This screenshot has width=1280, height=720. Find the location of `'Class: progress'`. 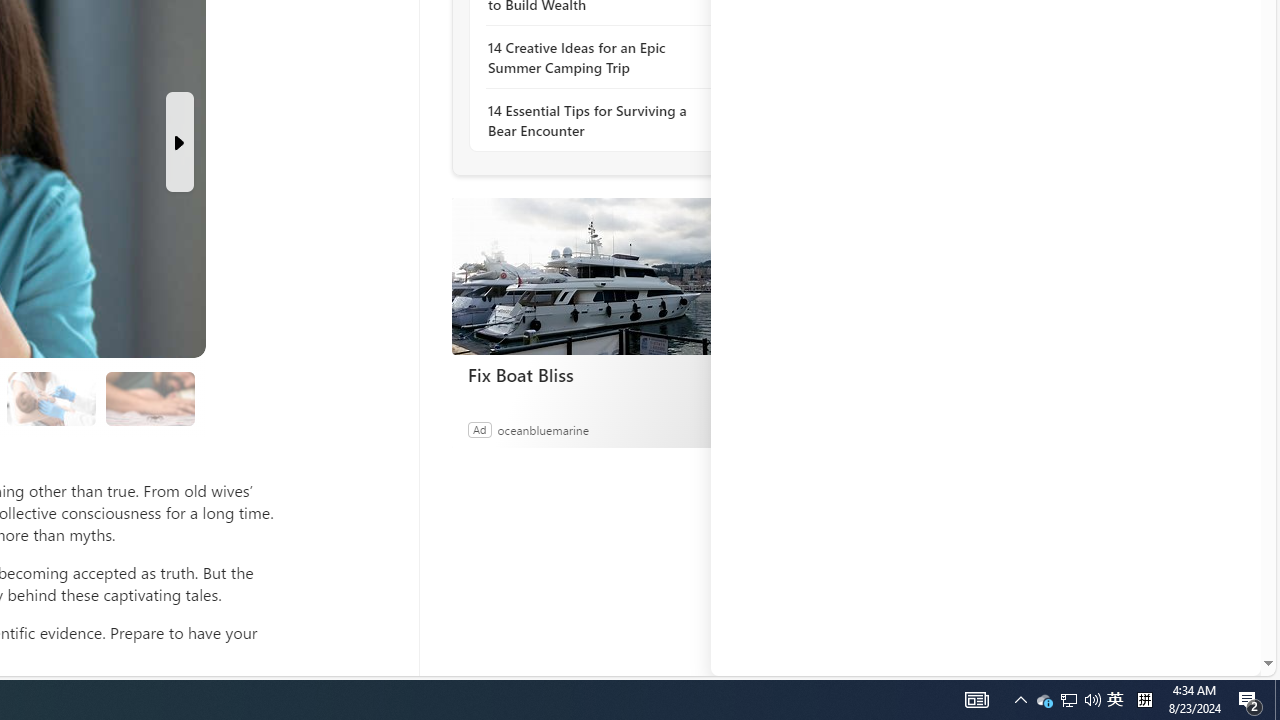

'Class: progress' is located at coordinates (149, 395).